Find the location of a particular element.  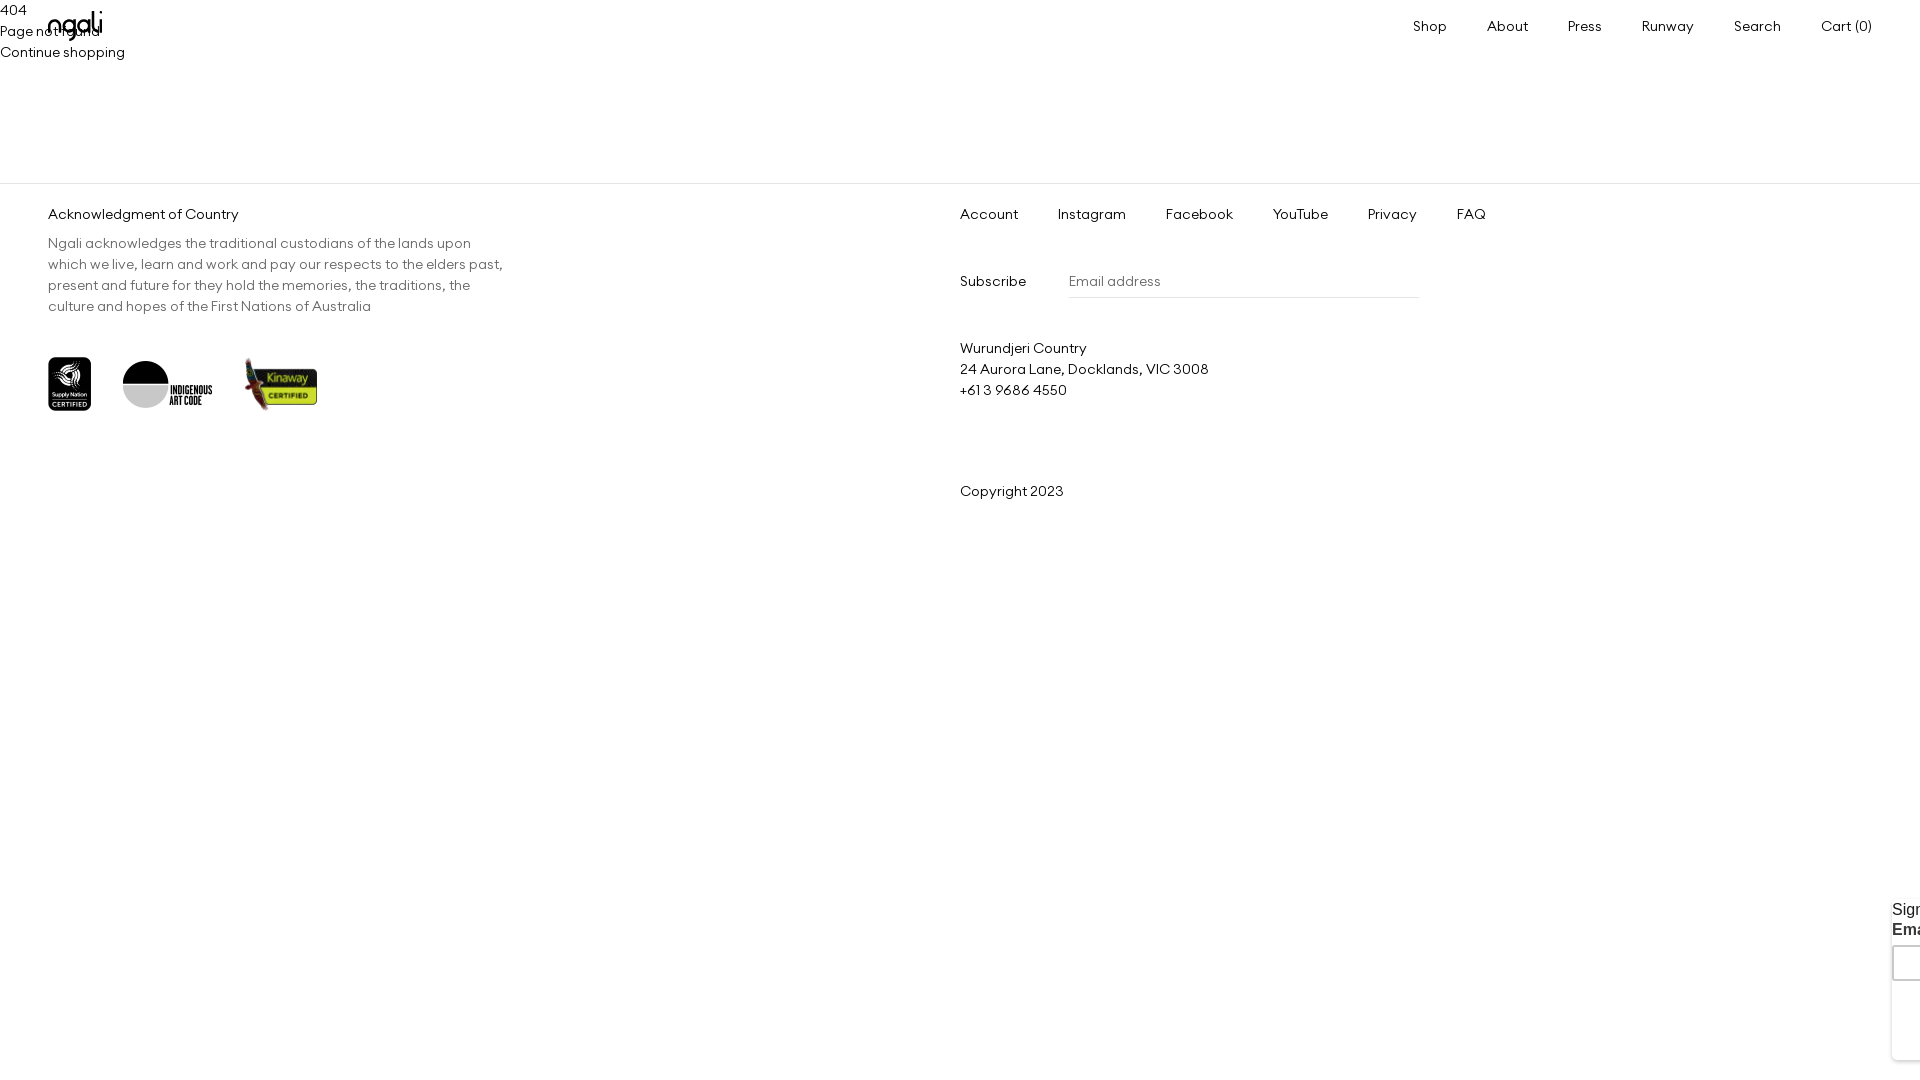

'Instagram' is located at coordinates (1090, 214).